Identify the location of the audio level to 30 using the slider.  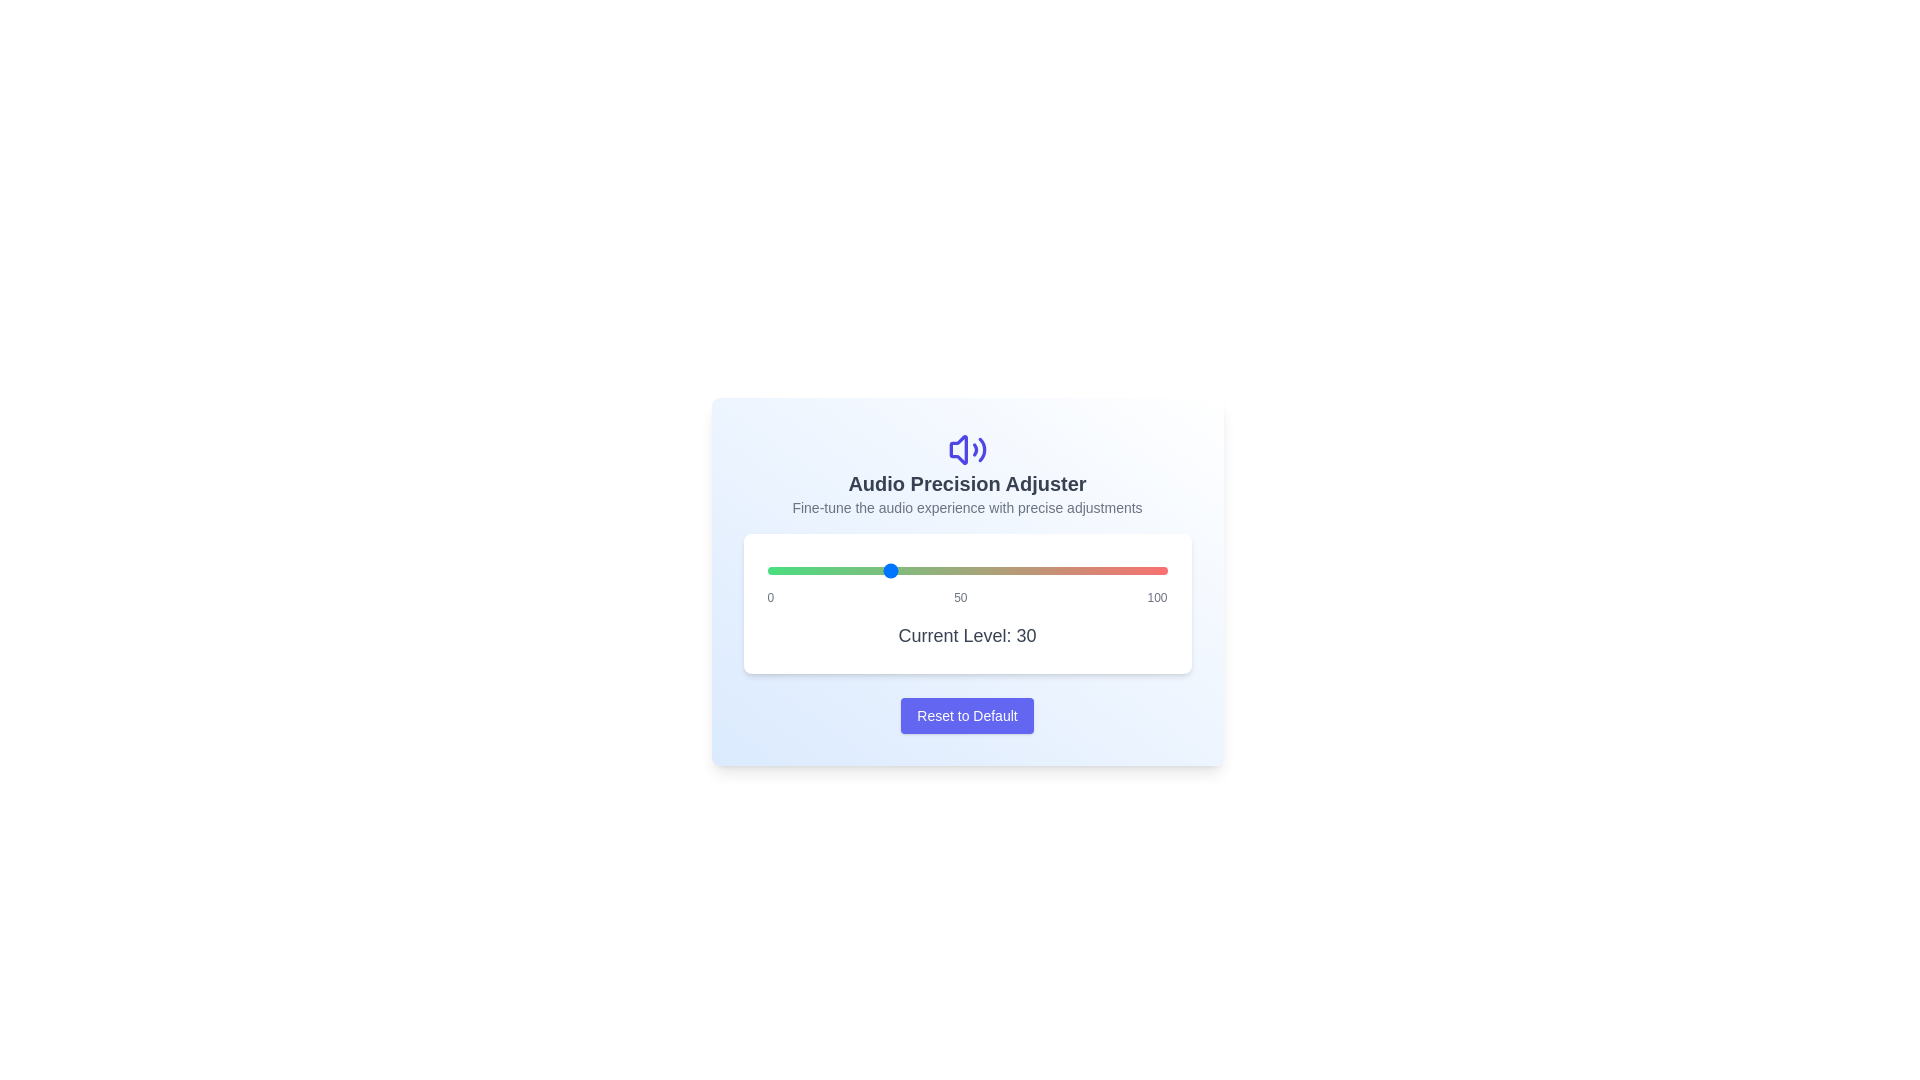
(886, 570).